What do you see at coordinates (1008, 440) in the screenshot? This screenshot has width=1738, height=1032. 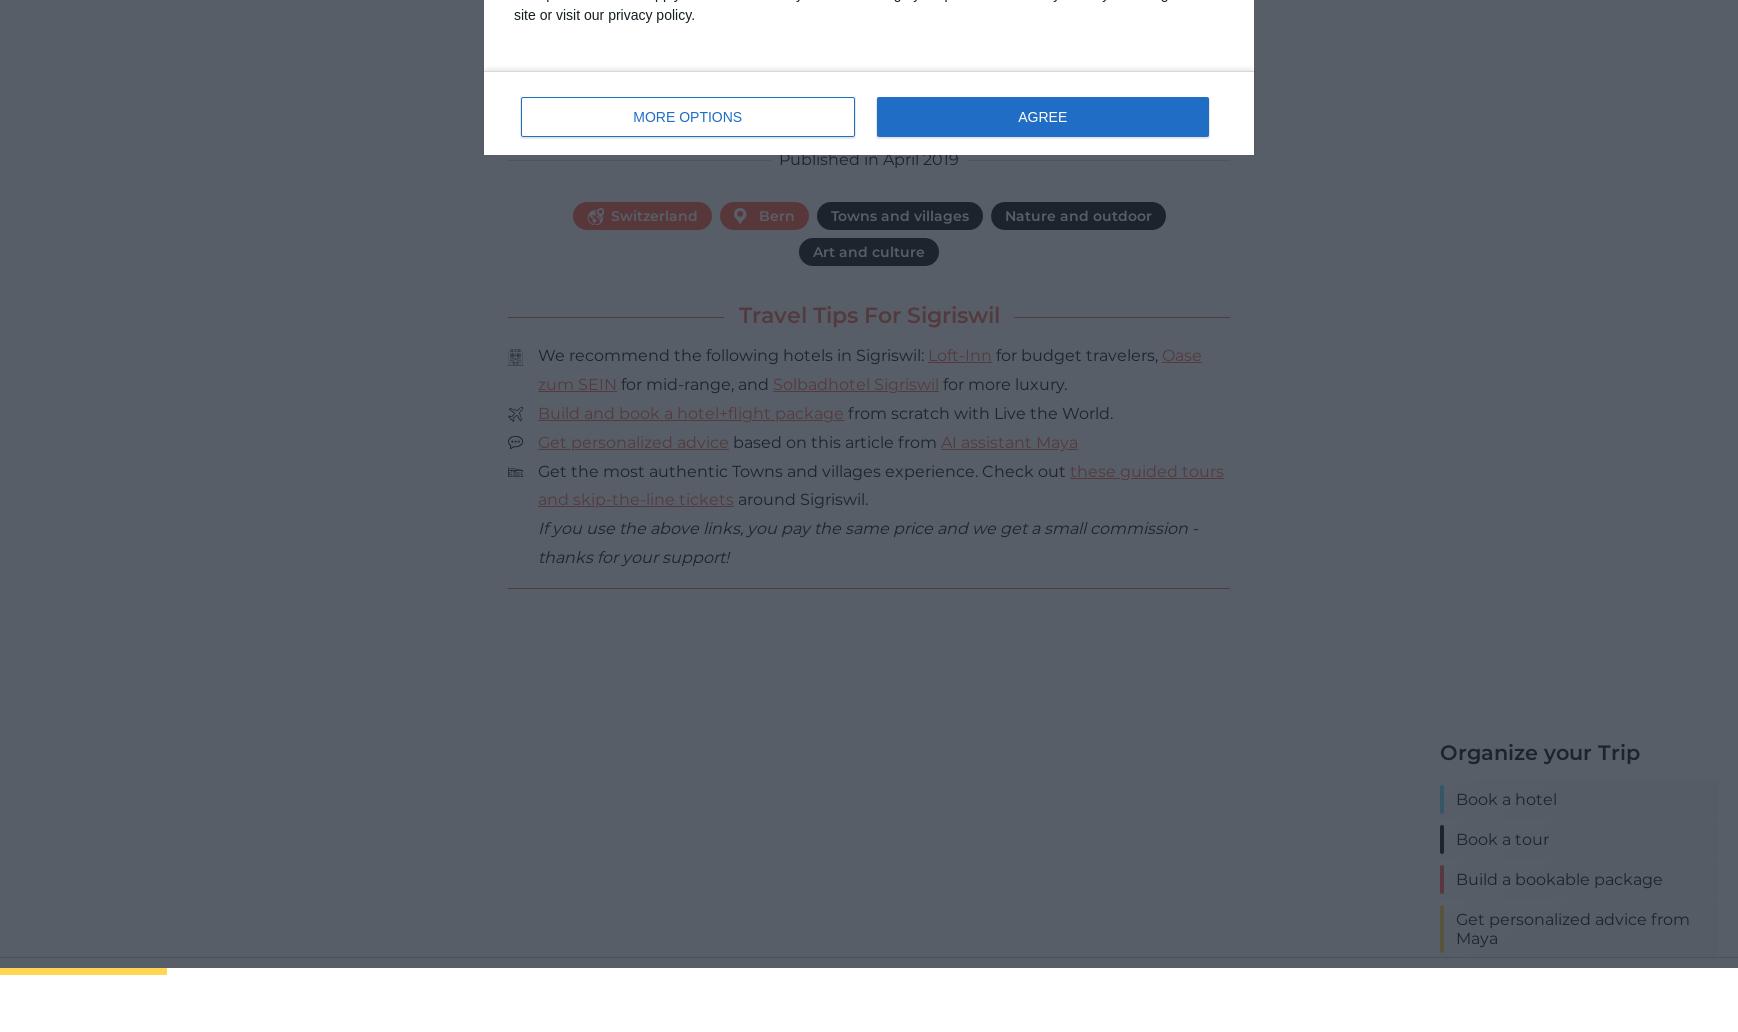 I see `'AI assistant Maya'` at bounding box center [1008, 440].